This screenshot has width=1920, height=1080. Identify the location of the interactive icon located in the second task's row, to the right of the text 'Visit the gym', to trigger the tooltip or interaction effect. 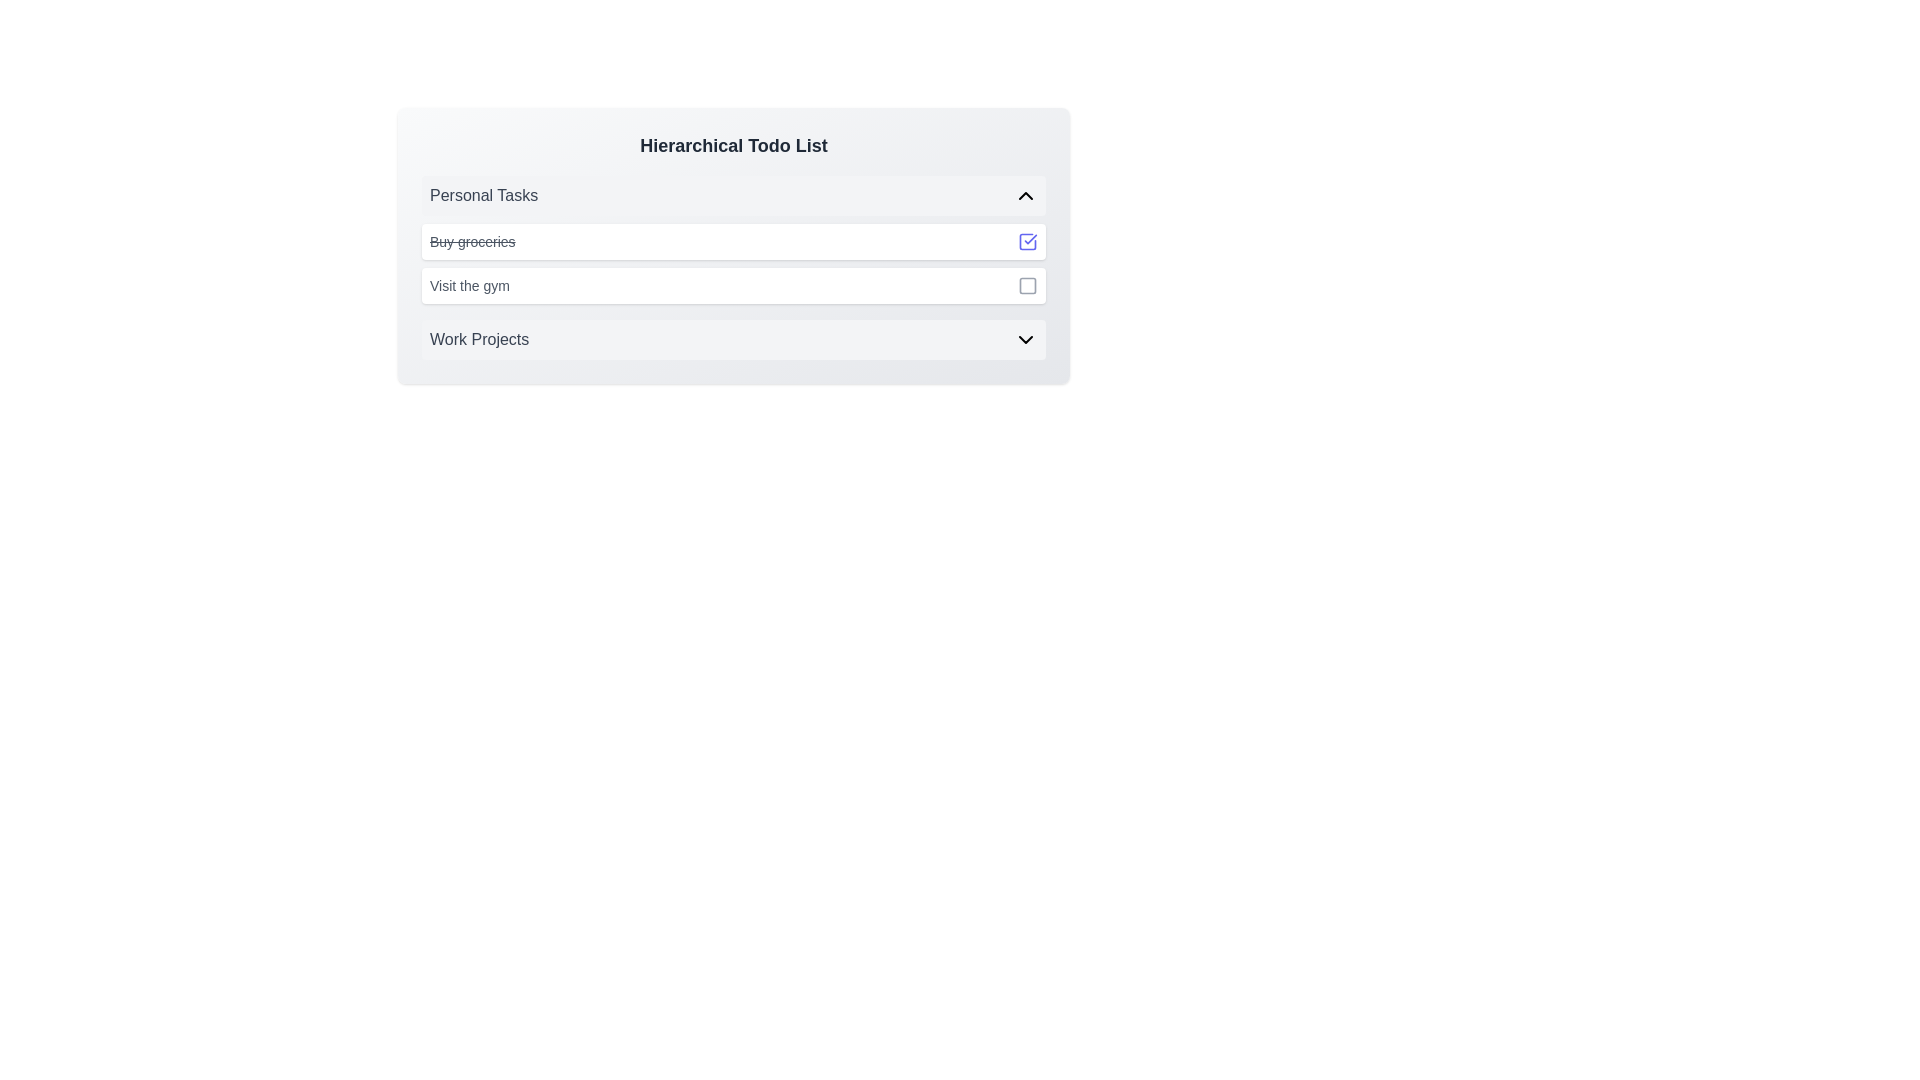
(1027, 285).